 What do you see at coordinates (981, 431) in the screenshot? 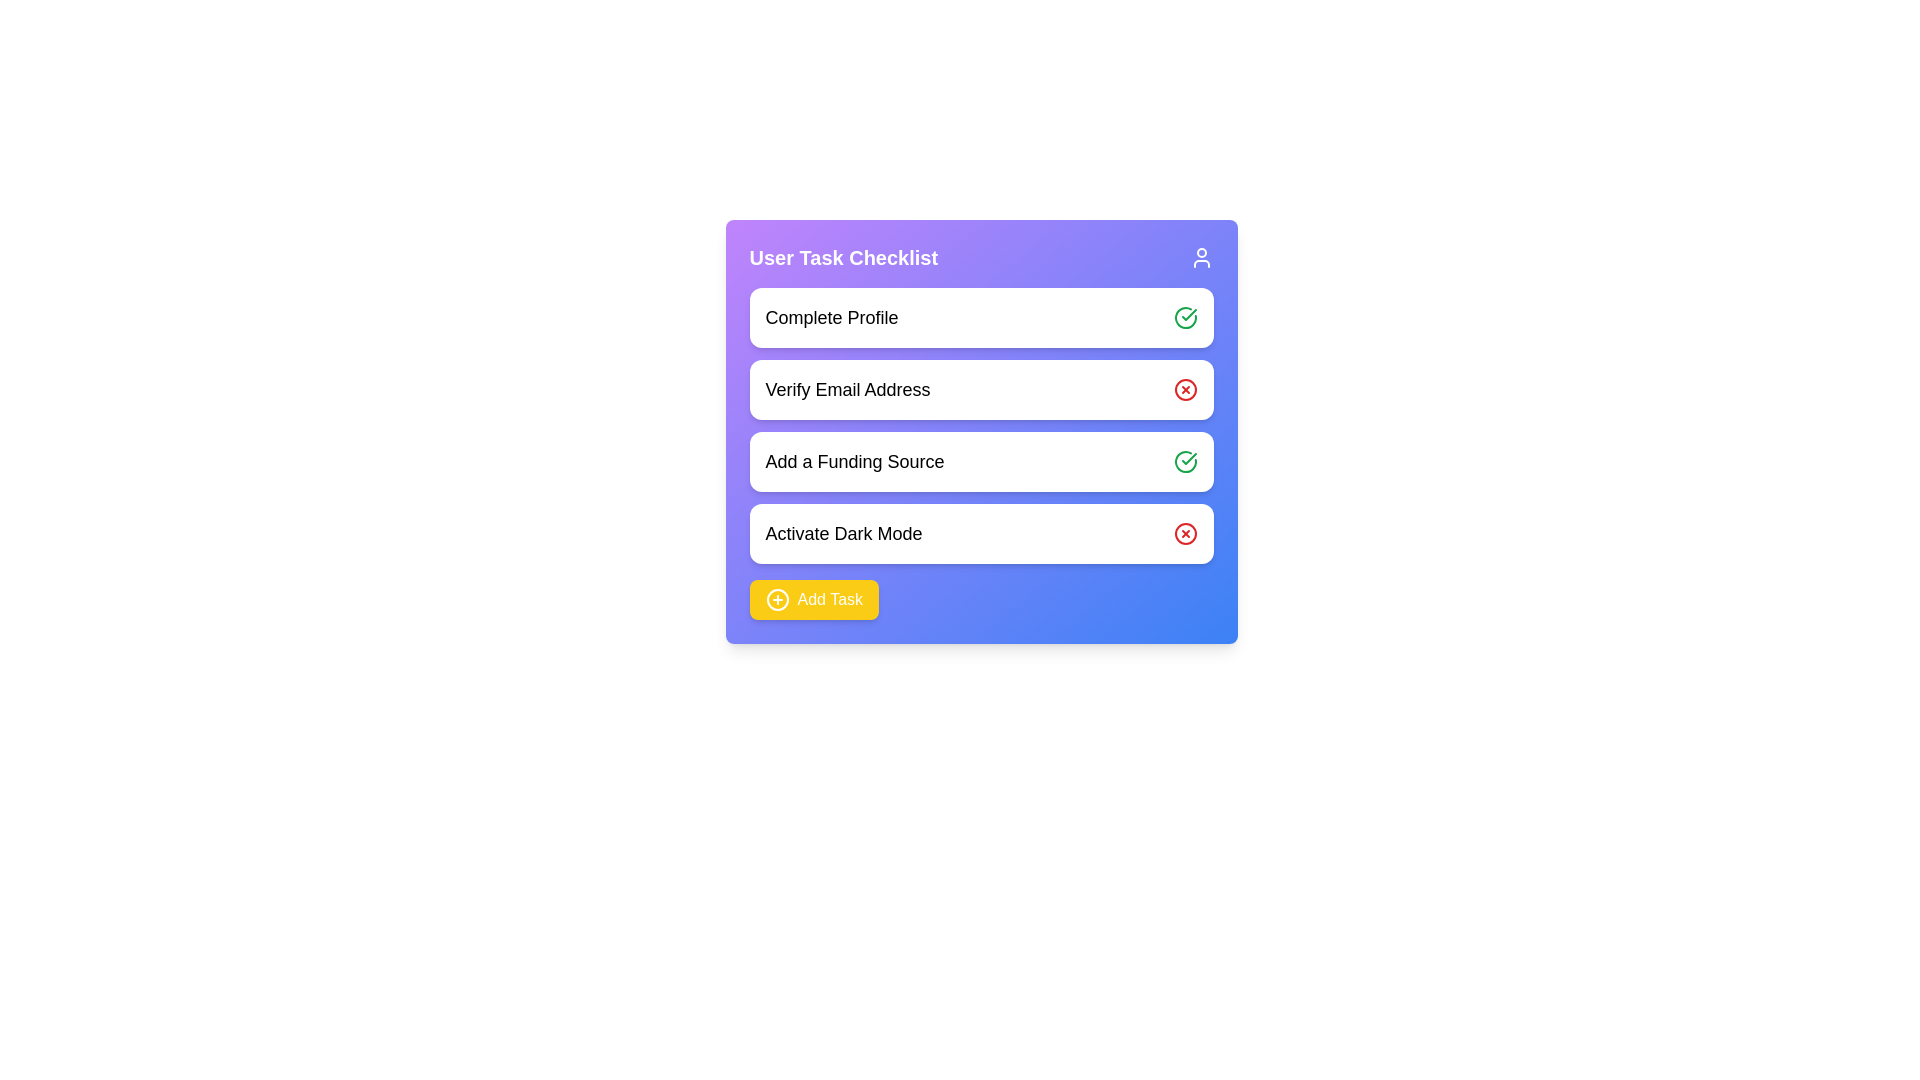
I see `the third checklist item labeled 'Add a Funding Source' to interact with the task and check its completion status indicated by the green check icon` at bounding box center [981, 431].